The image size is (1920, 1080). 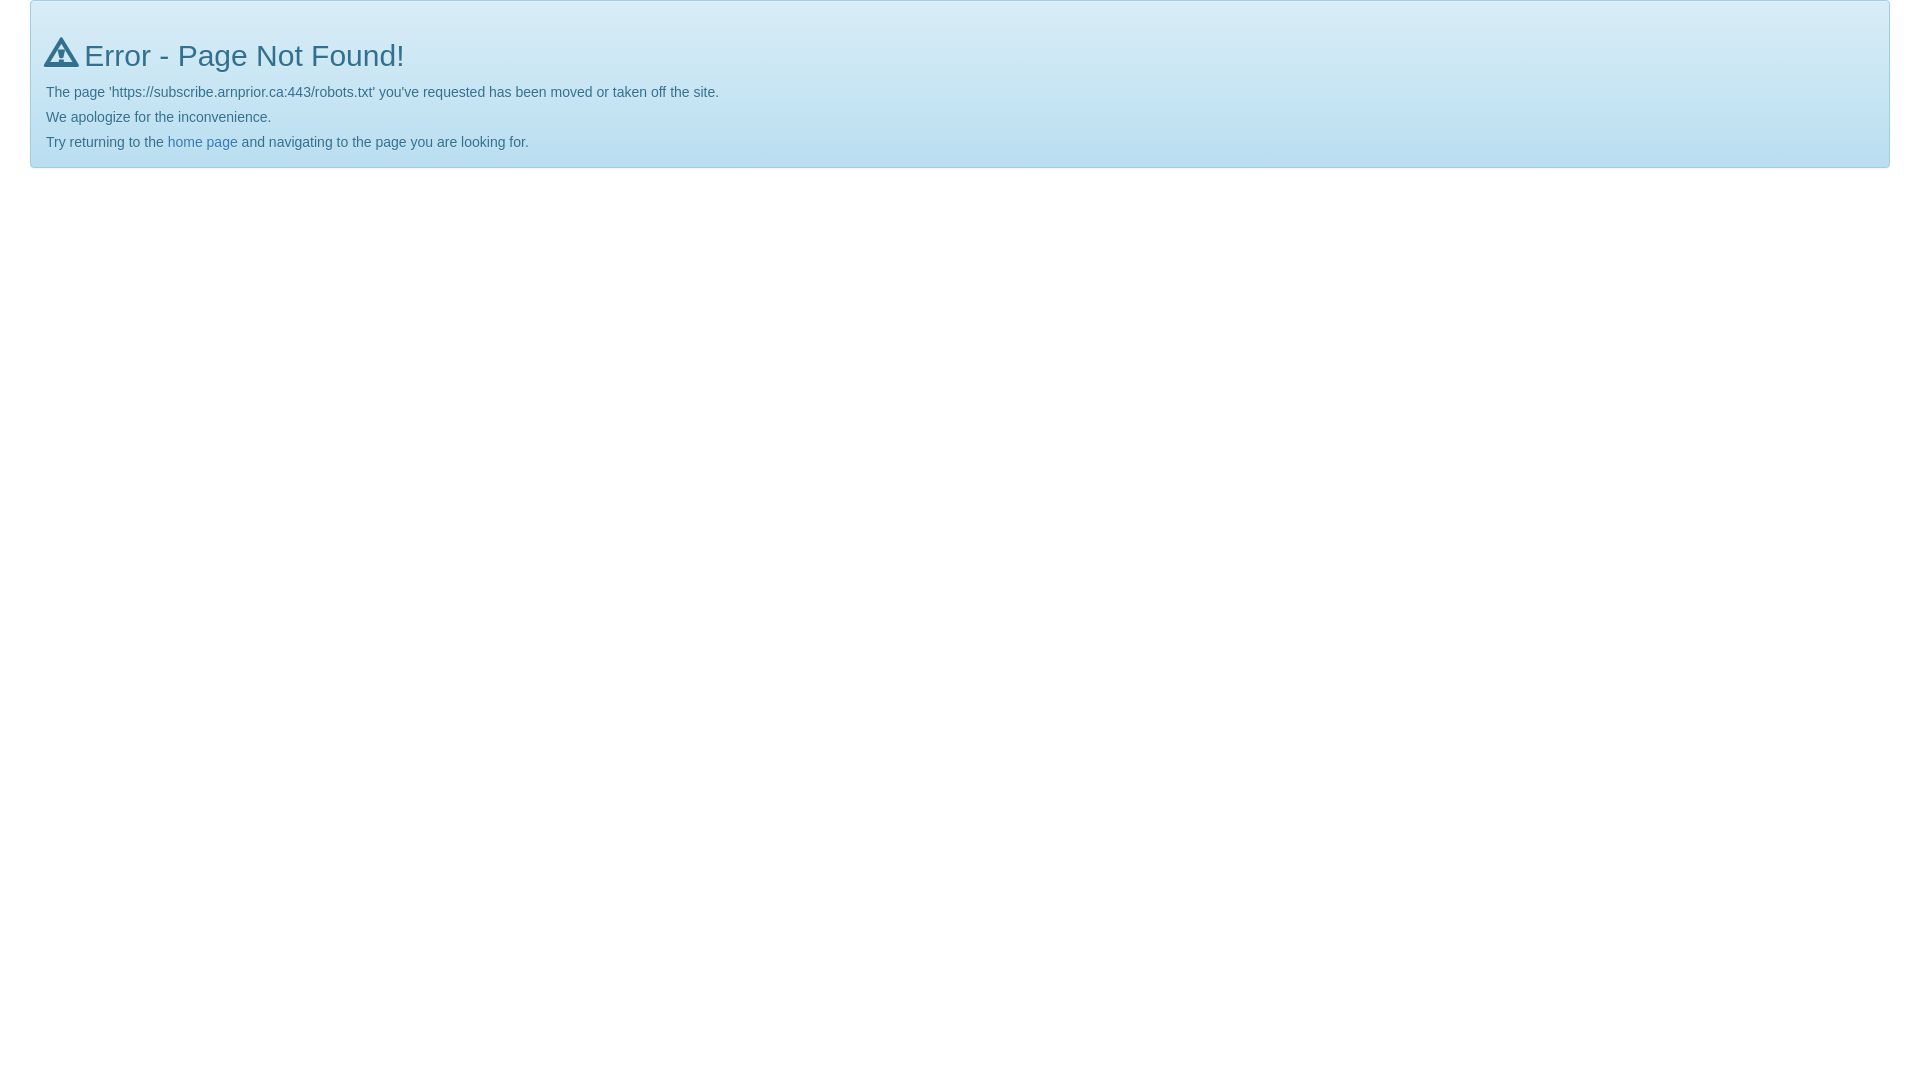 What do you see at coordinates (202, 141) in the screenshot?
I see `'home page'` at bounding box center [202, 141].